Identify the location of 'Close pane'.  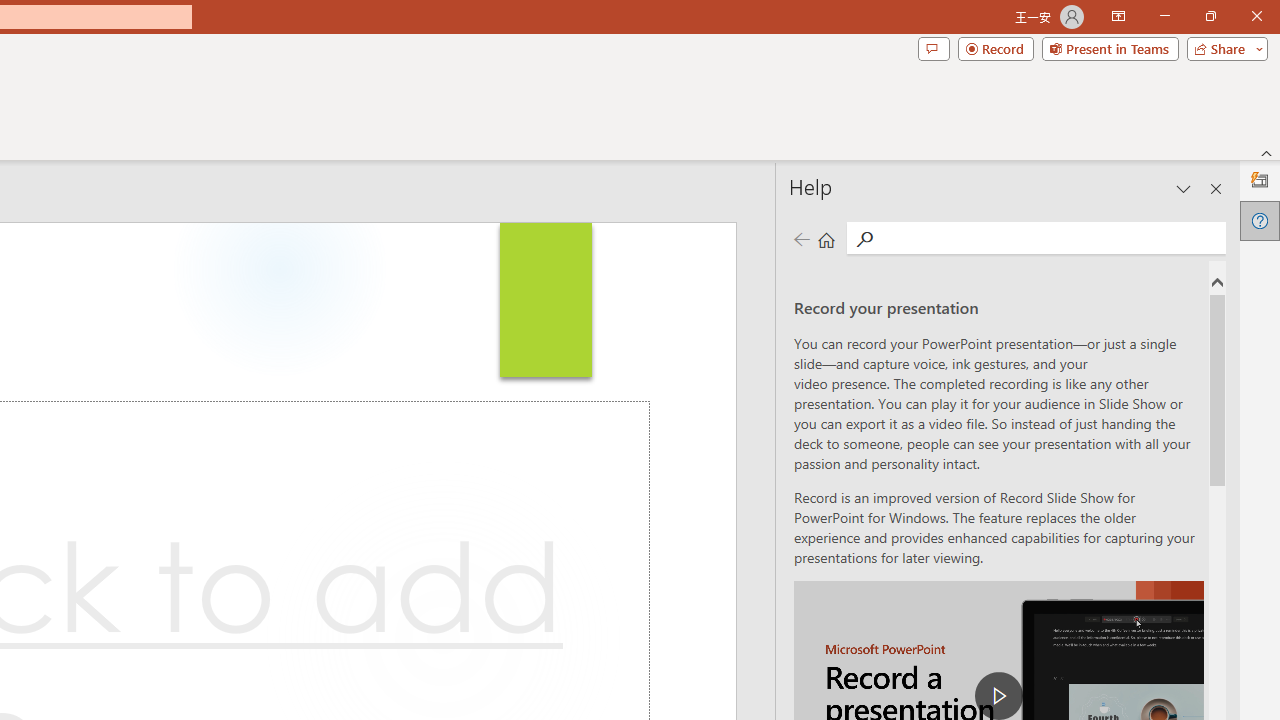
(1215, 189).